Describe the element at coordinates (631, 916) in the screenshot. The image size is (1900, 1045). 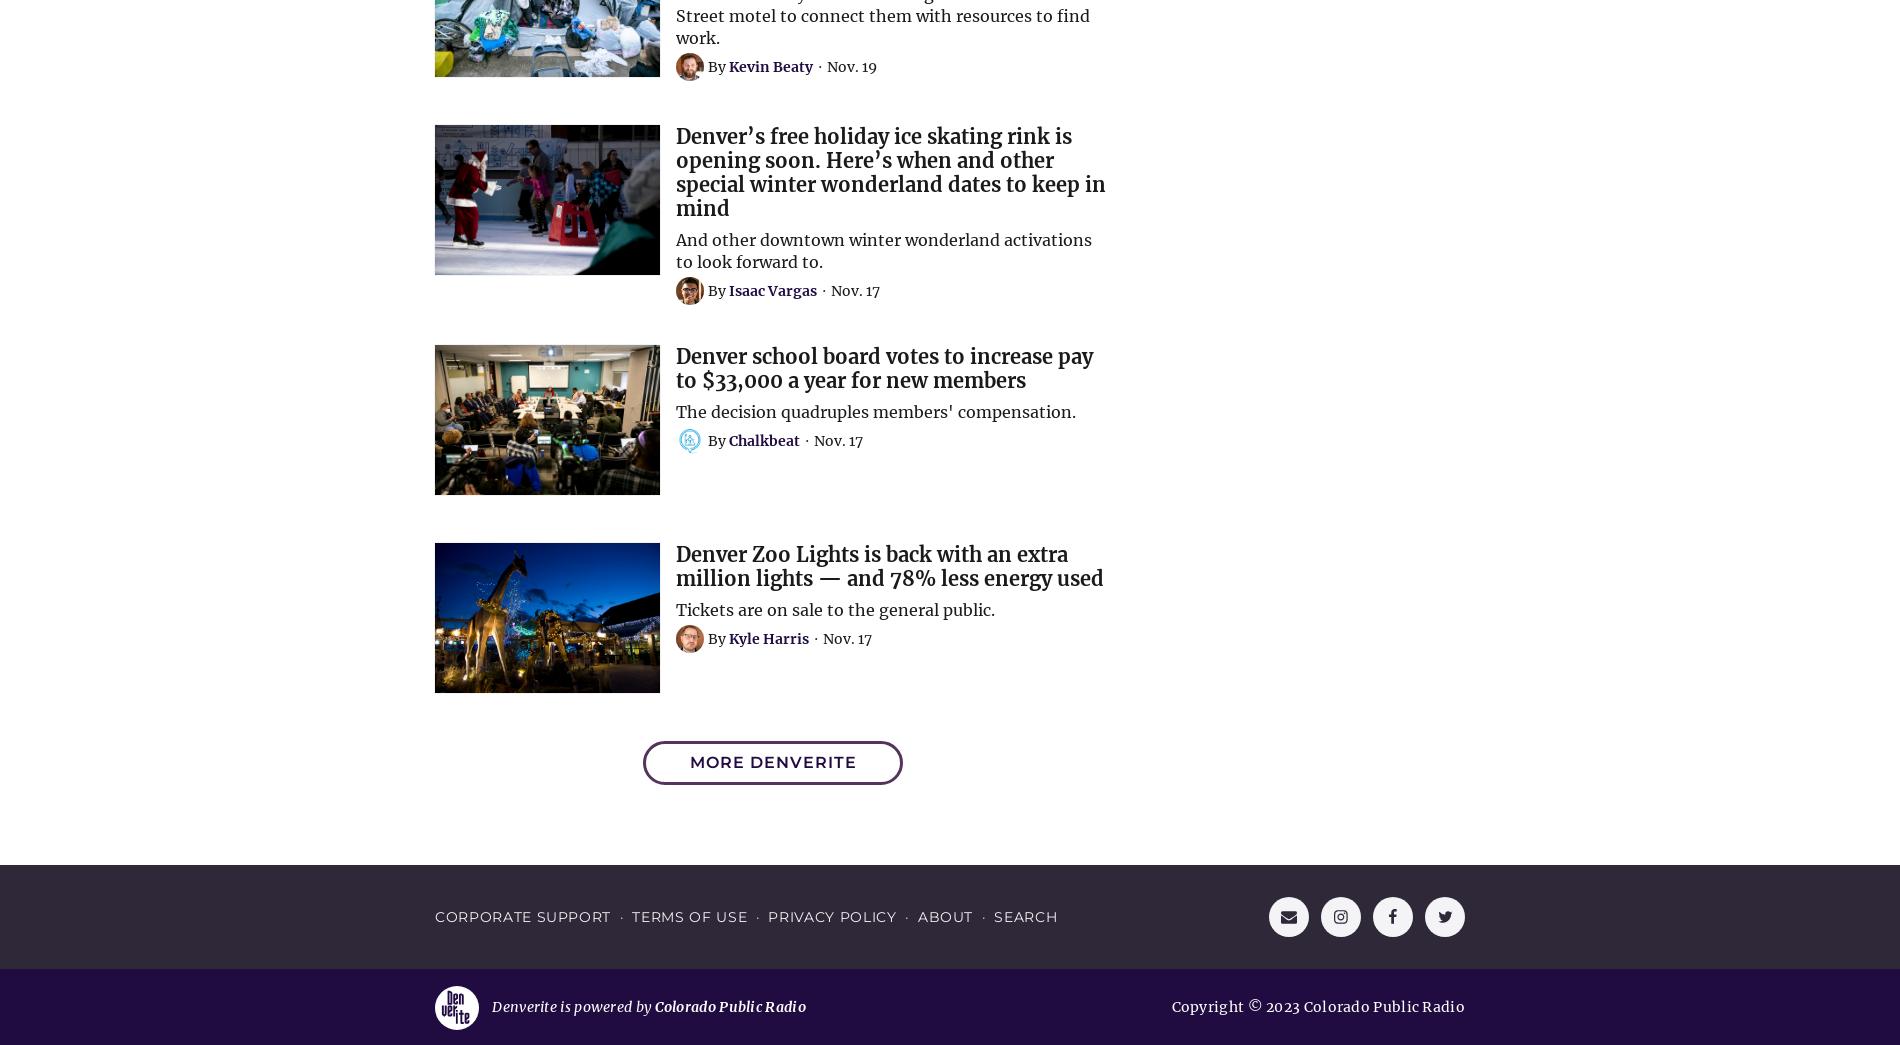
I see `'Terms of Use'` at that location.